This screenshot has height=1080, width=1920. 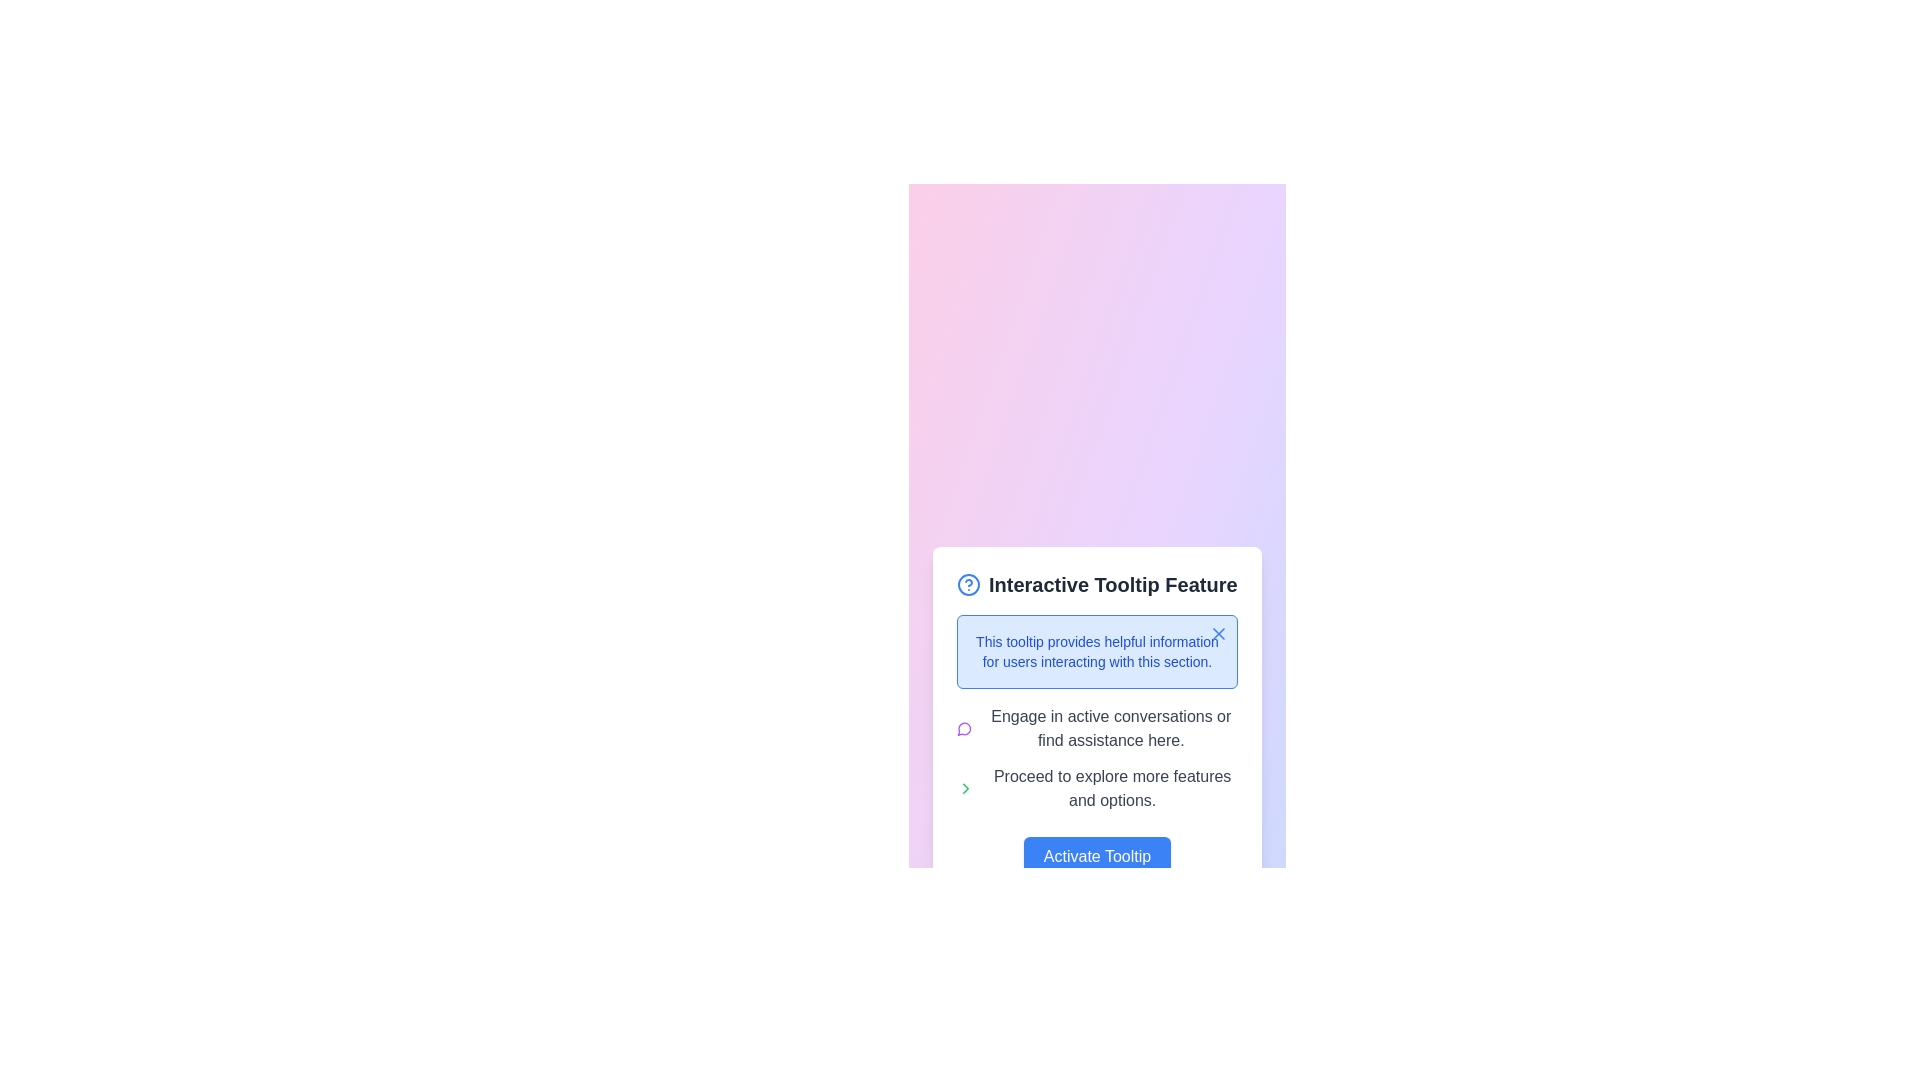 What do you see at coordinates (969, 585) in the screenshot?
I see `the information icon located in the upper section of the content card, to the left of the text title` at bounding box center [969, 585].